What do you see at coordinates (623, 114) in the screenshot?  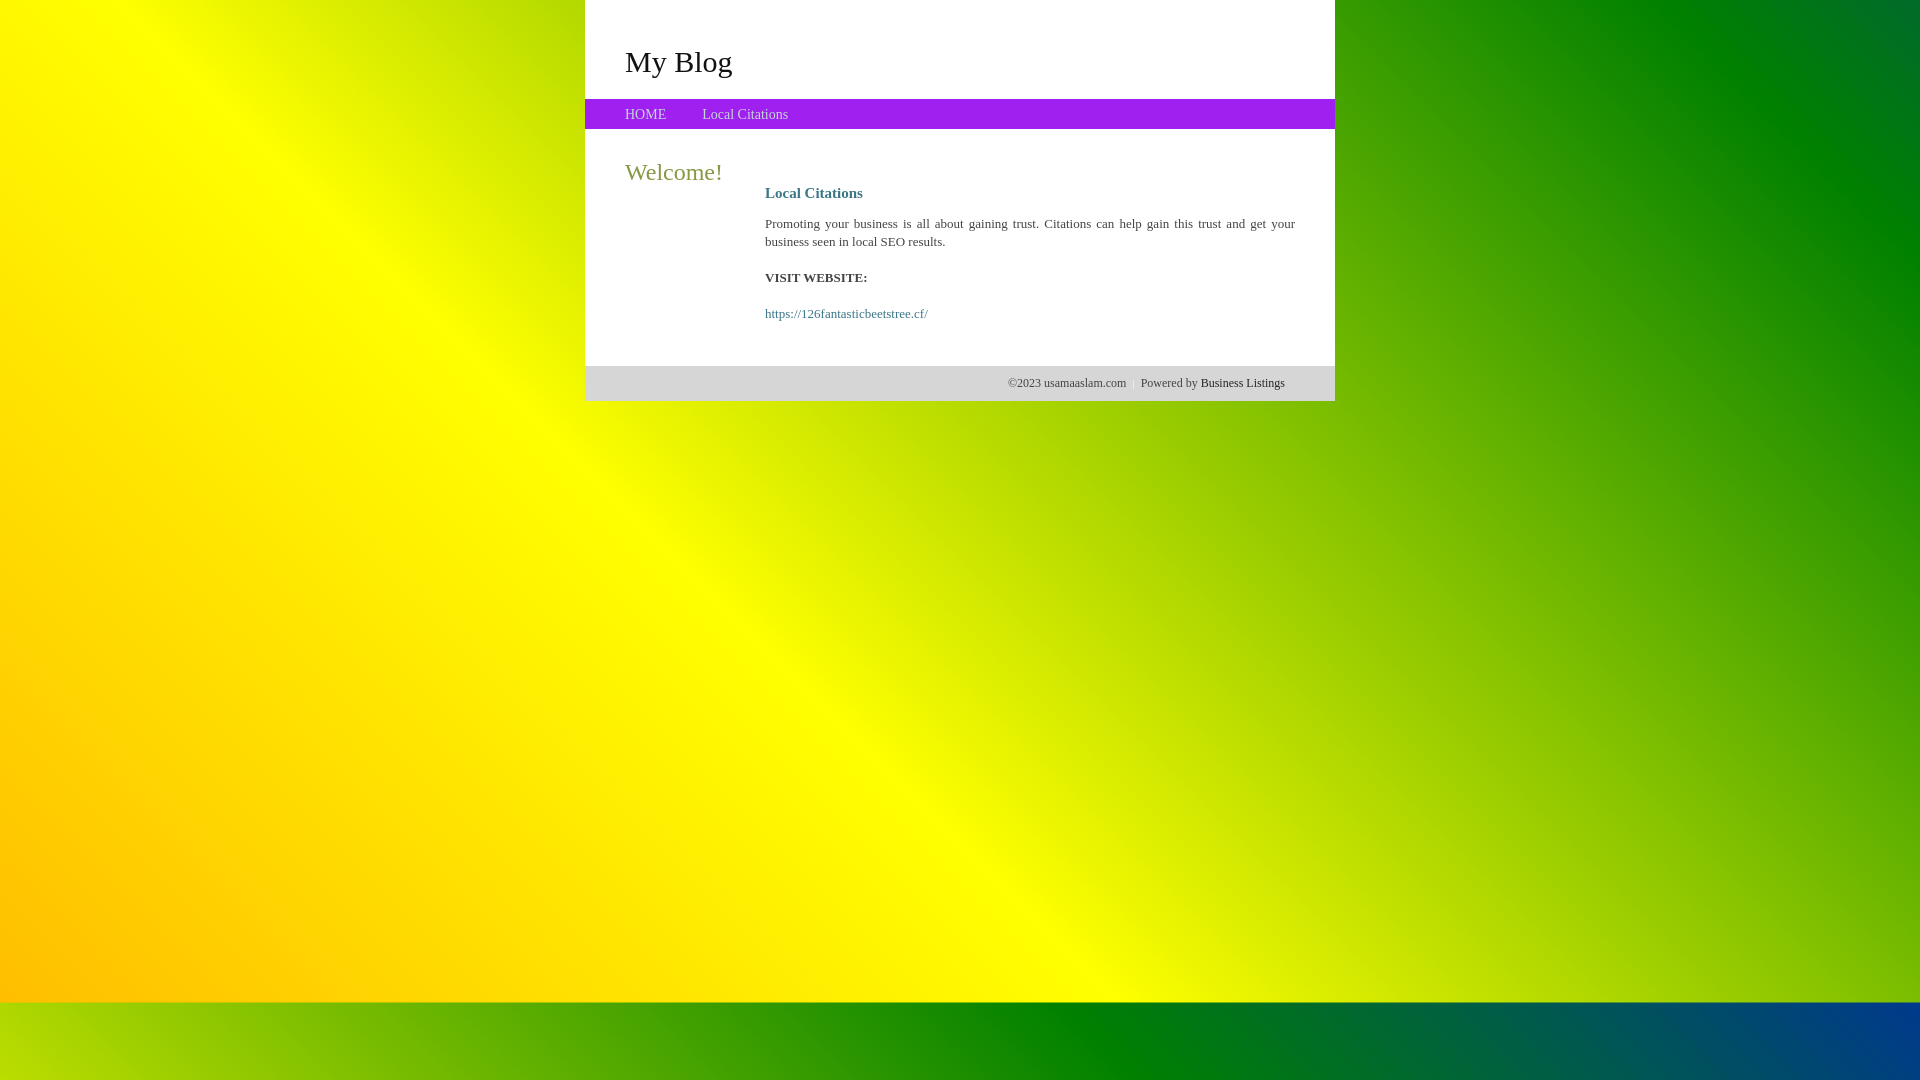 I see `'HOME'` at bounding box center [623, 114].